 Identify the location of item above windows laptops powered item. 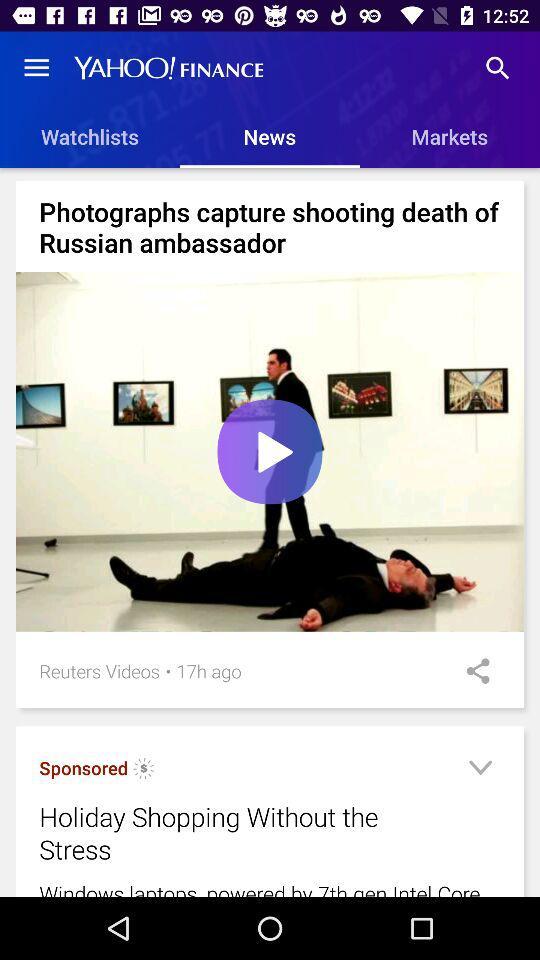
(479, 770).